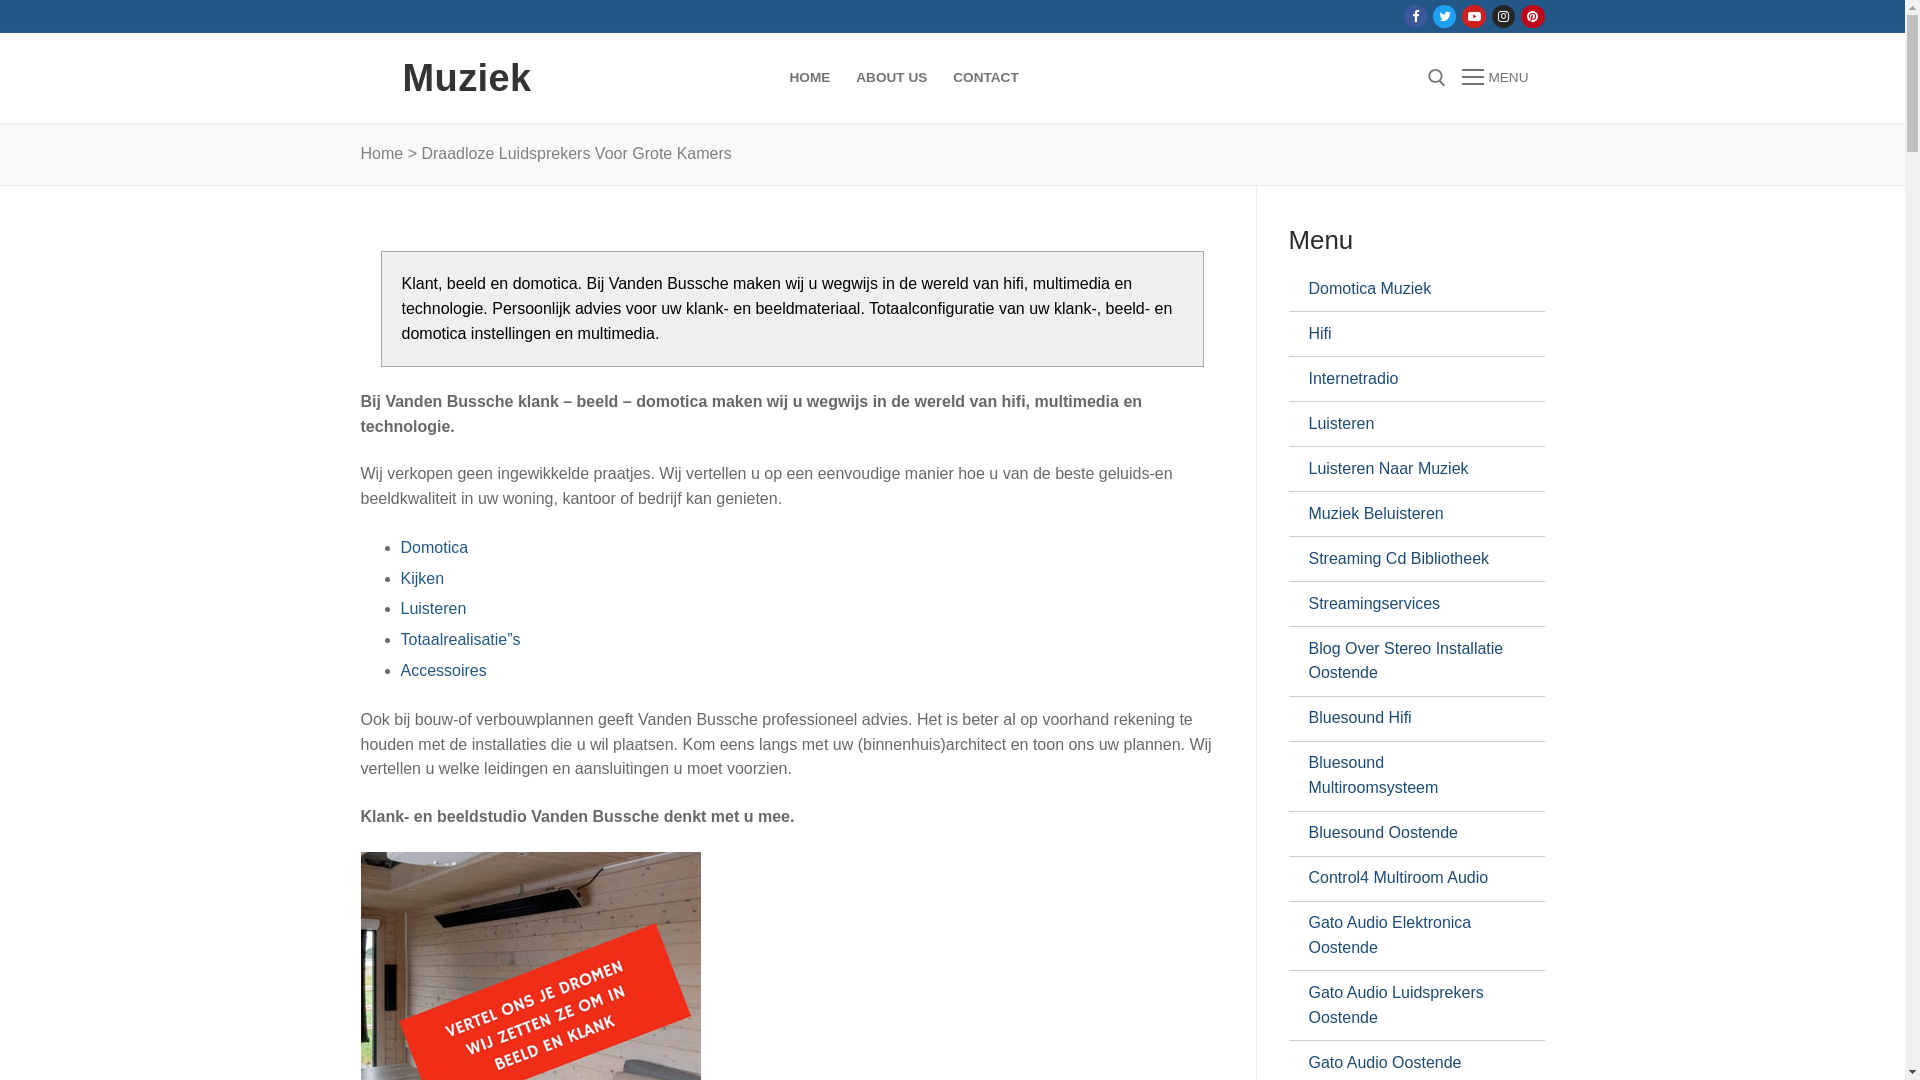  Describe the element at coordinates (1406, 775) in the screenshot. I see `'Bluesound Multiroomsysteem'` at that location.